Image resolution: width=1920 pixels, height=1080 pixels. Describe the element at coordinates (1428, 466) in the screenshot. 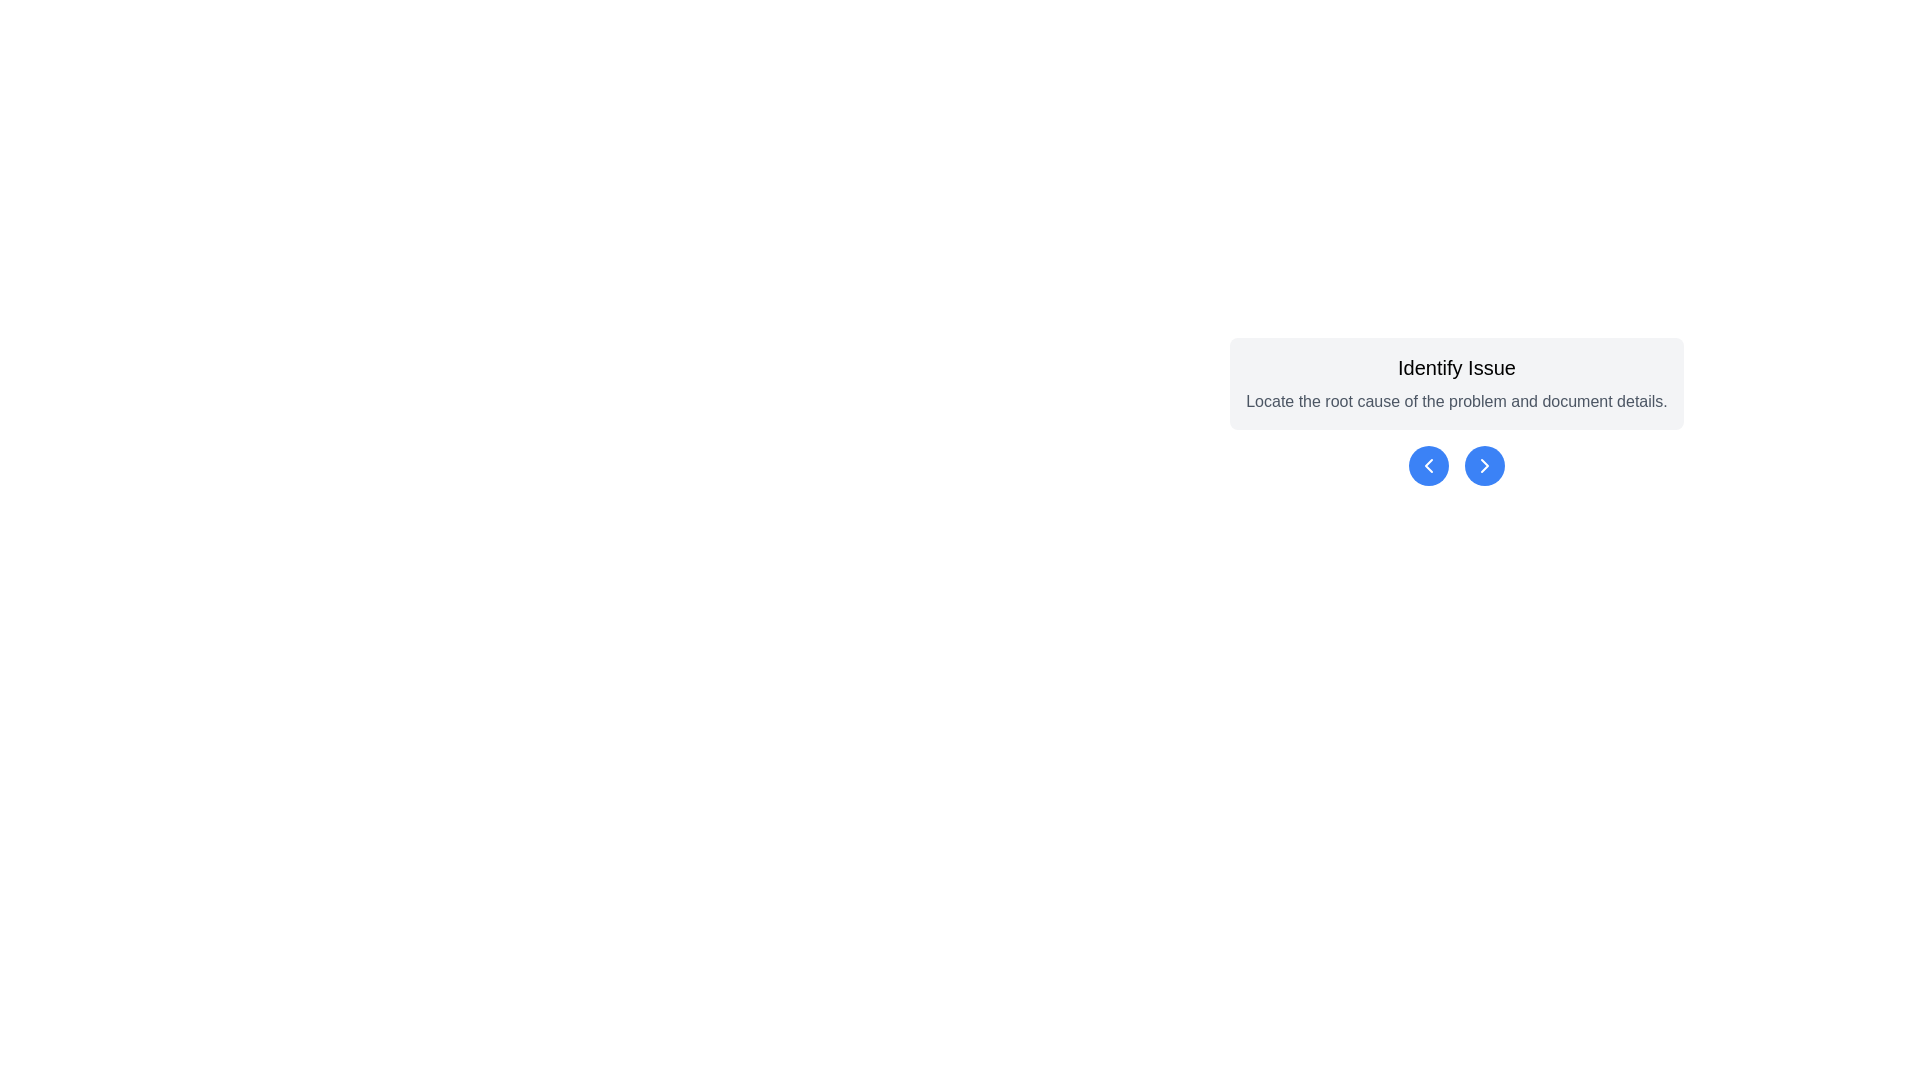

I see `the circular button icon positioned to the left of the right-pointing chevron icon underneath the 'Identify Issue' text block` at that location.